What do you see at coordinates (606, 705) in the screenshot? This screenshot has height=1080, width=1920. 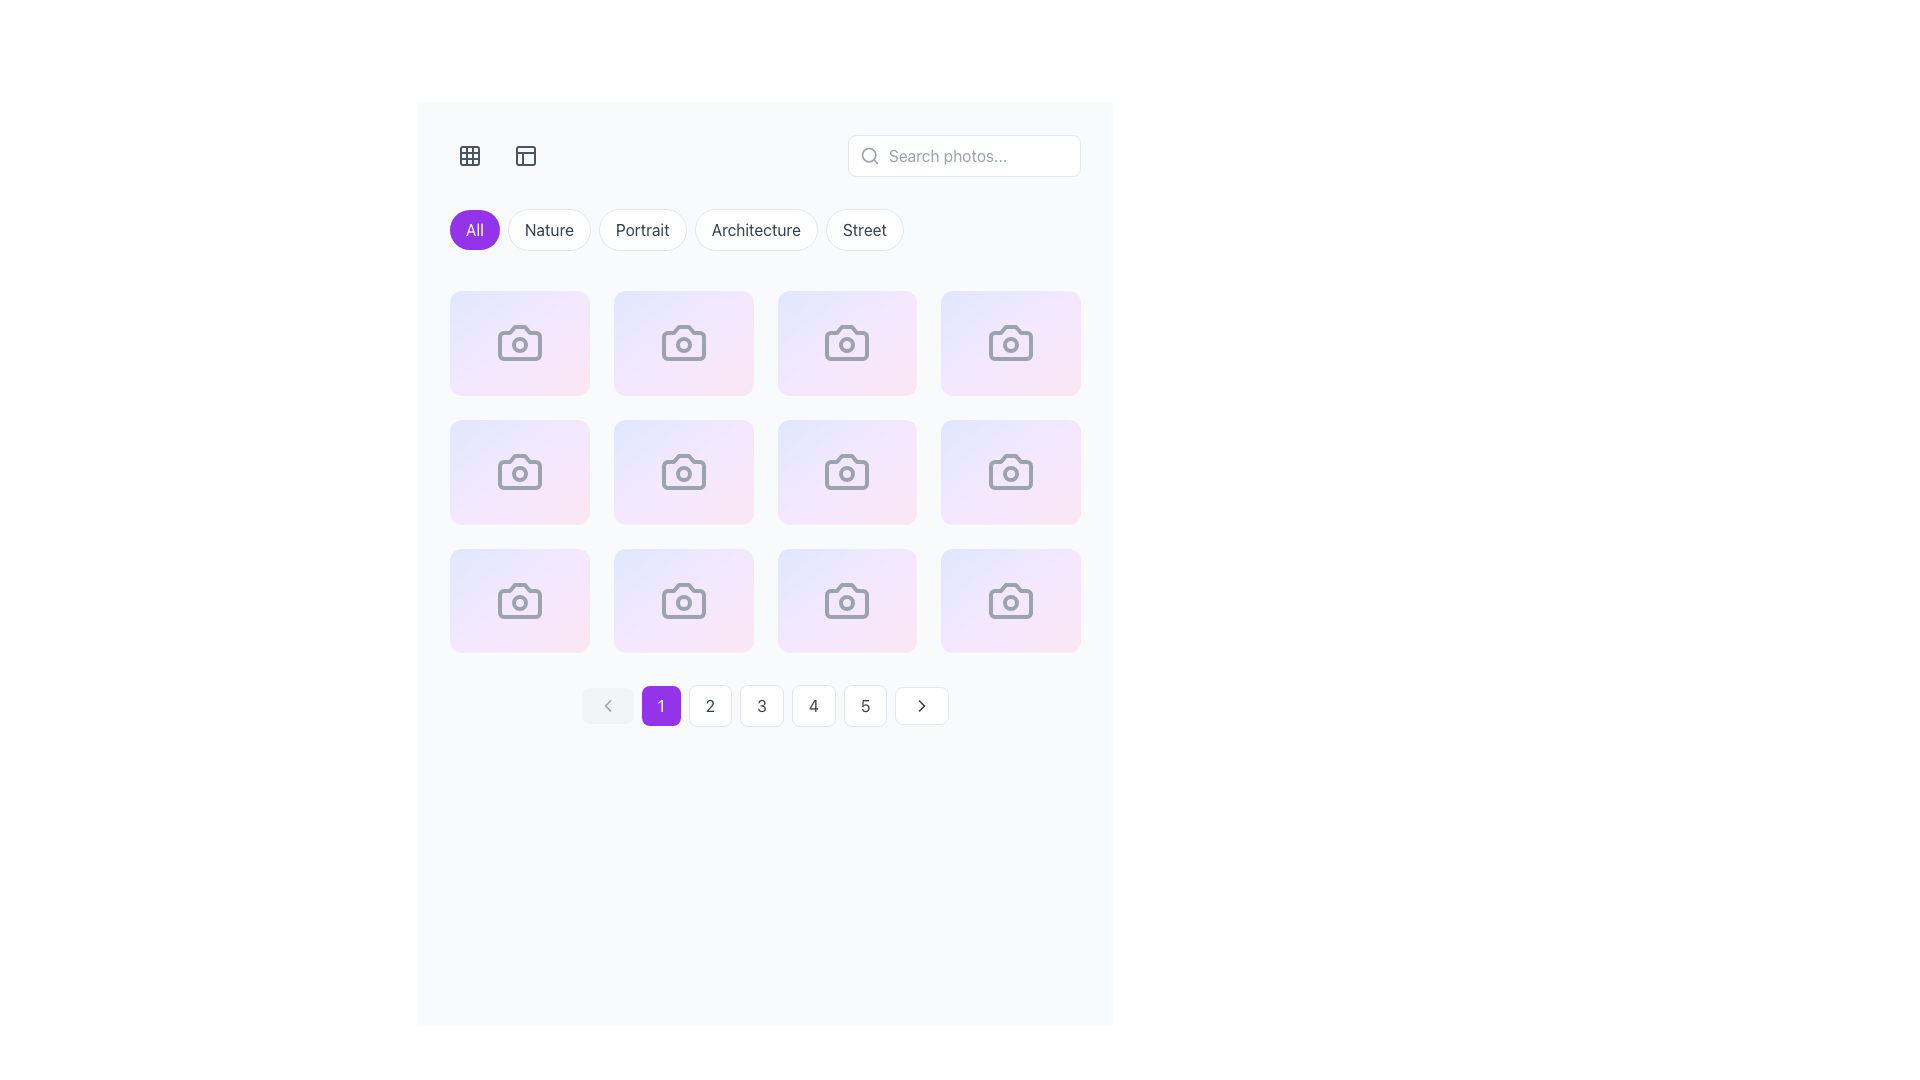 I see `the left-arrow navigation button, which is styled as an SVG icon and located at the bottom of the display as the leftmost item in the navigation control group` at bounding box center [606, 705].